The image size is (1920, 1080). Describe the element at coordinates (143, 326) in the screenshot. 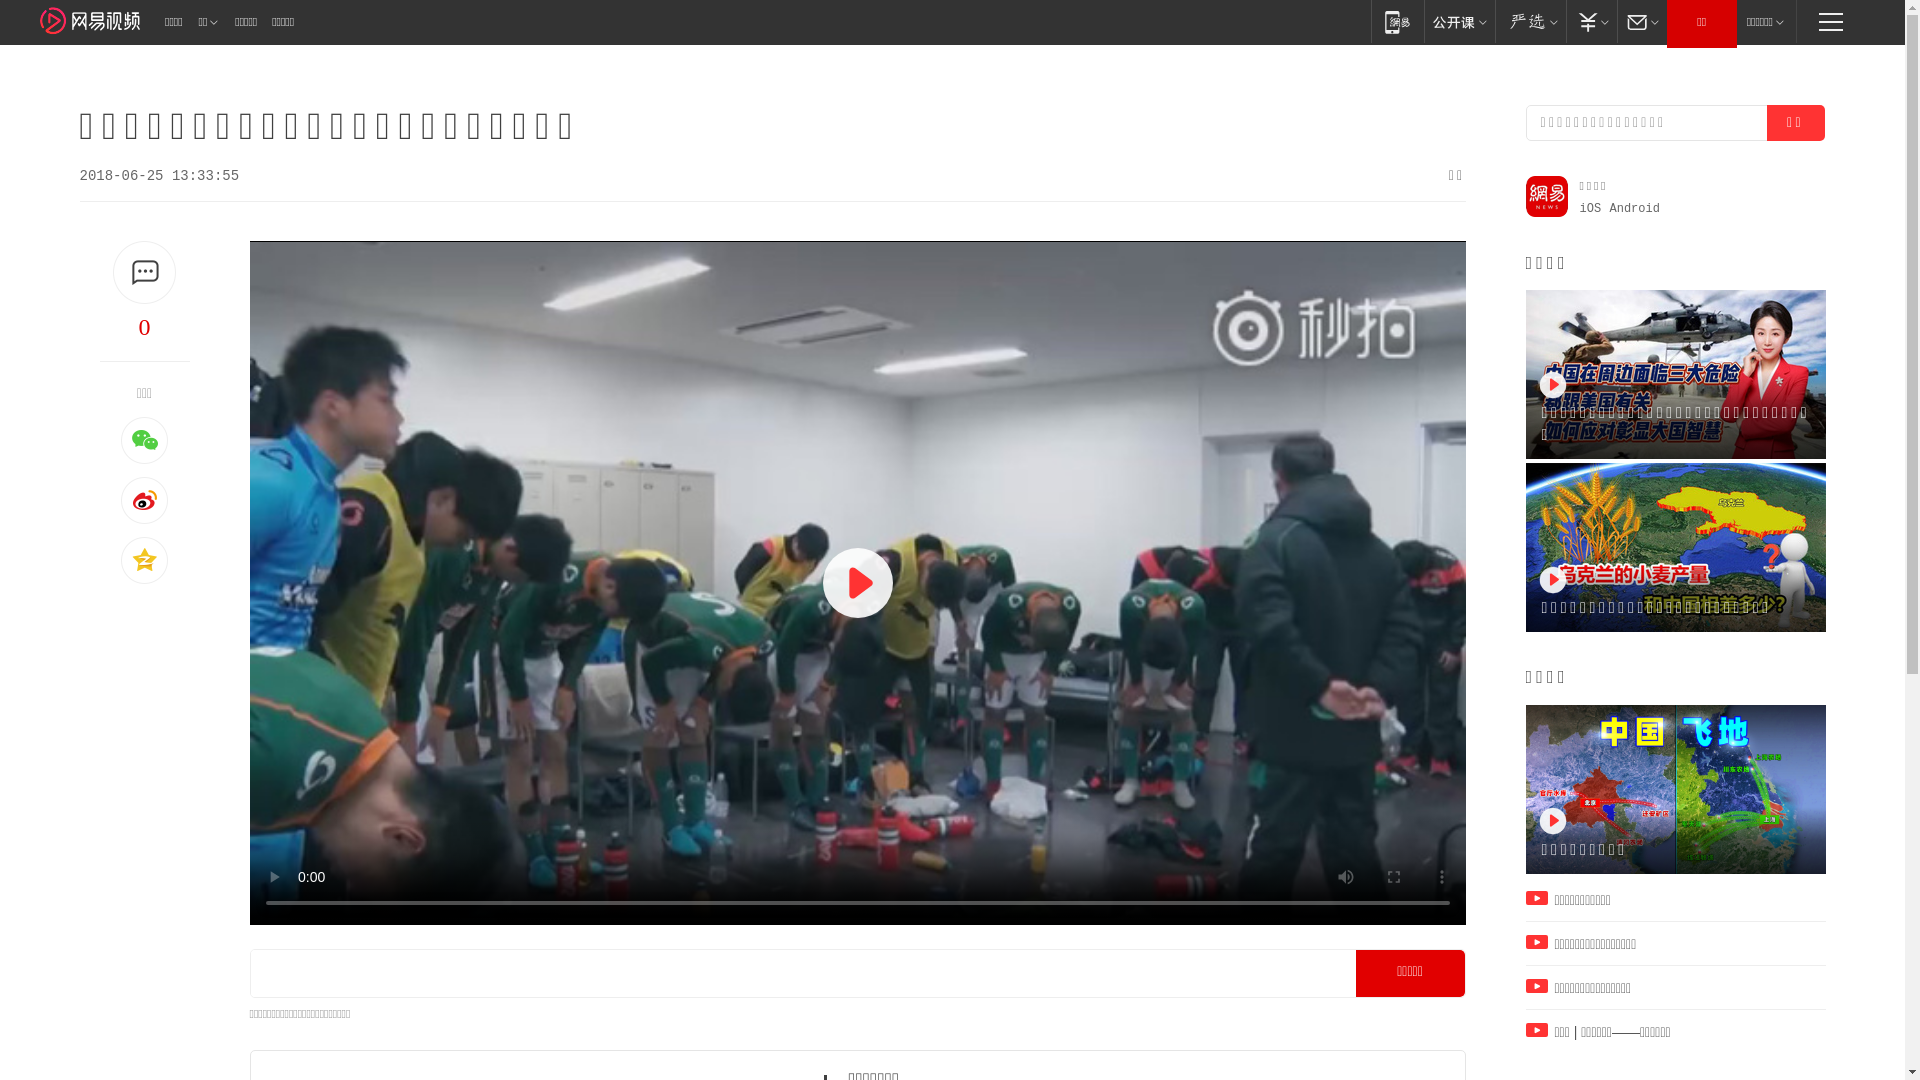

I see `'0'` at that location.